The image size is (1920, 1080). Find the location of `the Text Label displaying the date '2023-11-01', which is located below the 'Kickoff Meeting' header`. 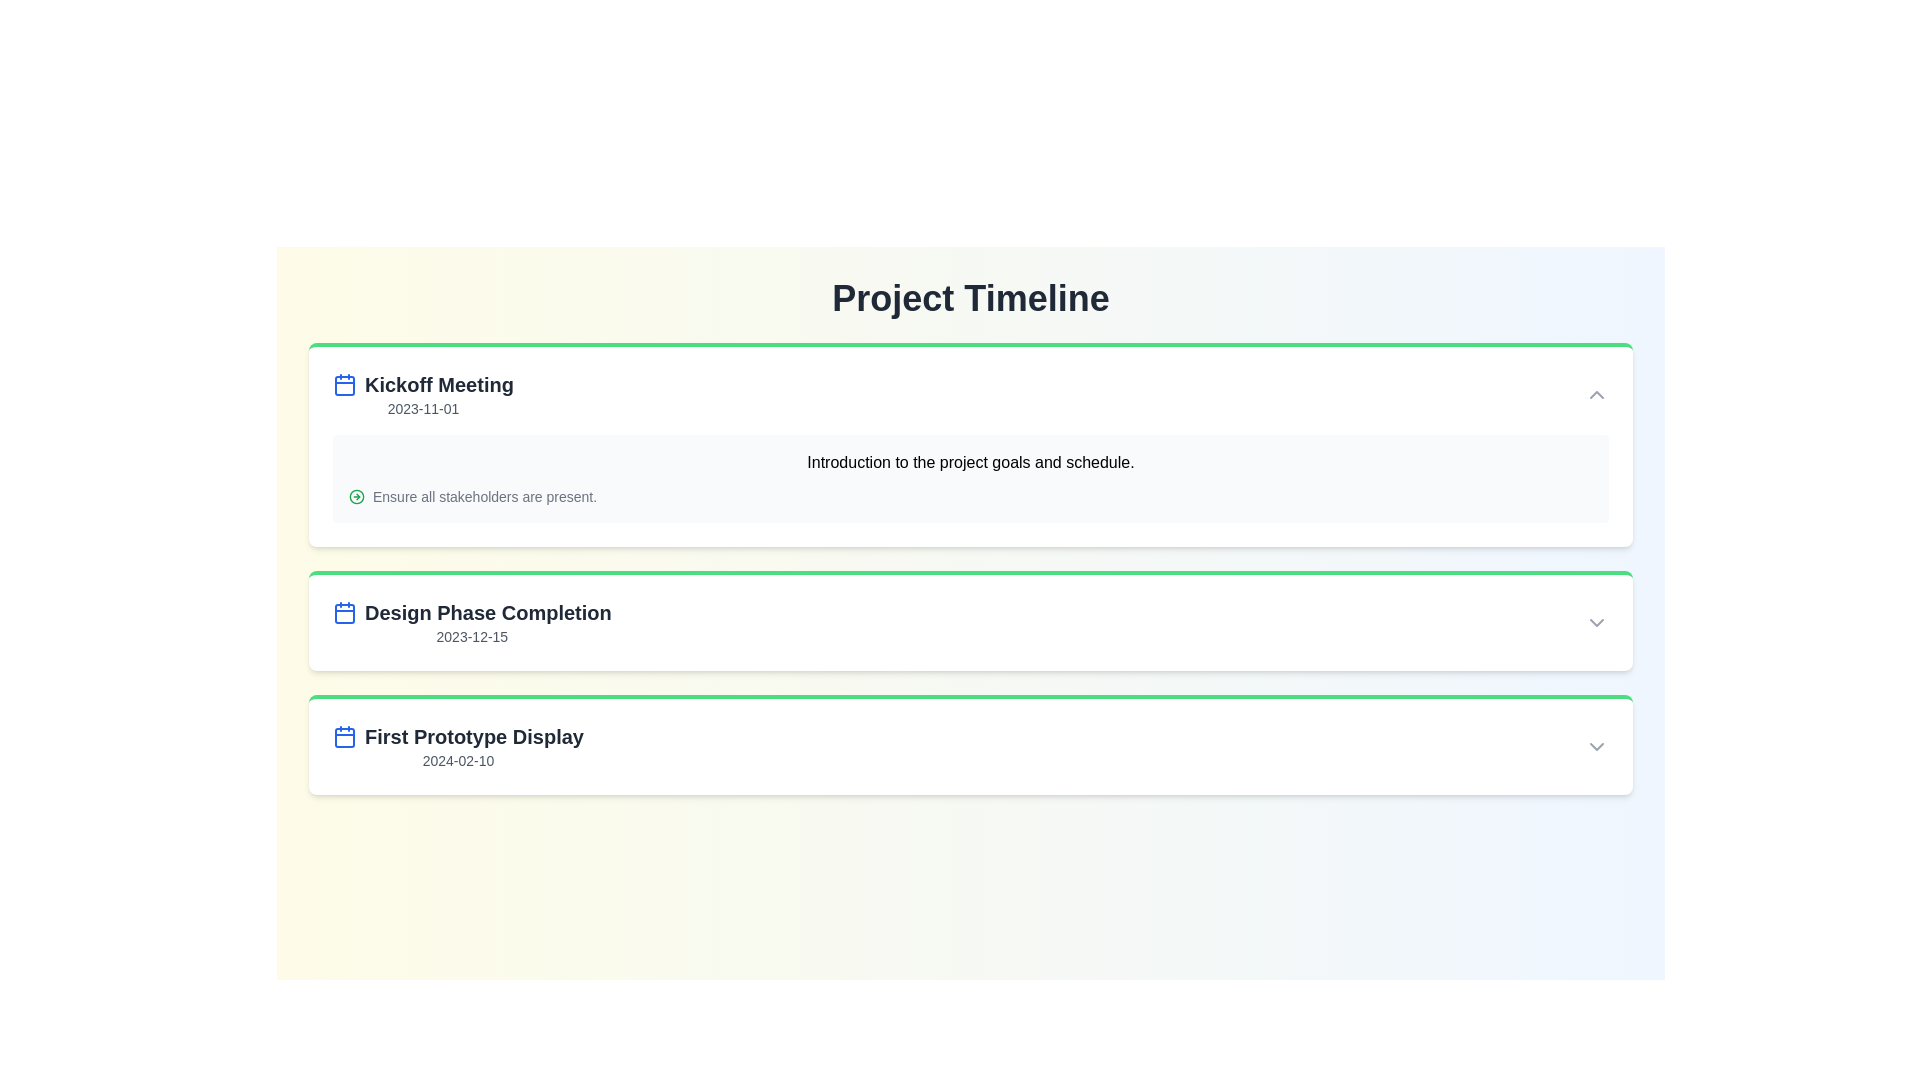

the Text Label displaying the date '2023-11-01', which is located below the 'Kickoff Meeting' header is located at coordinates (422, 407).